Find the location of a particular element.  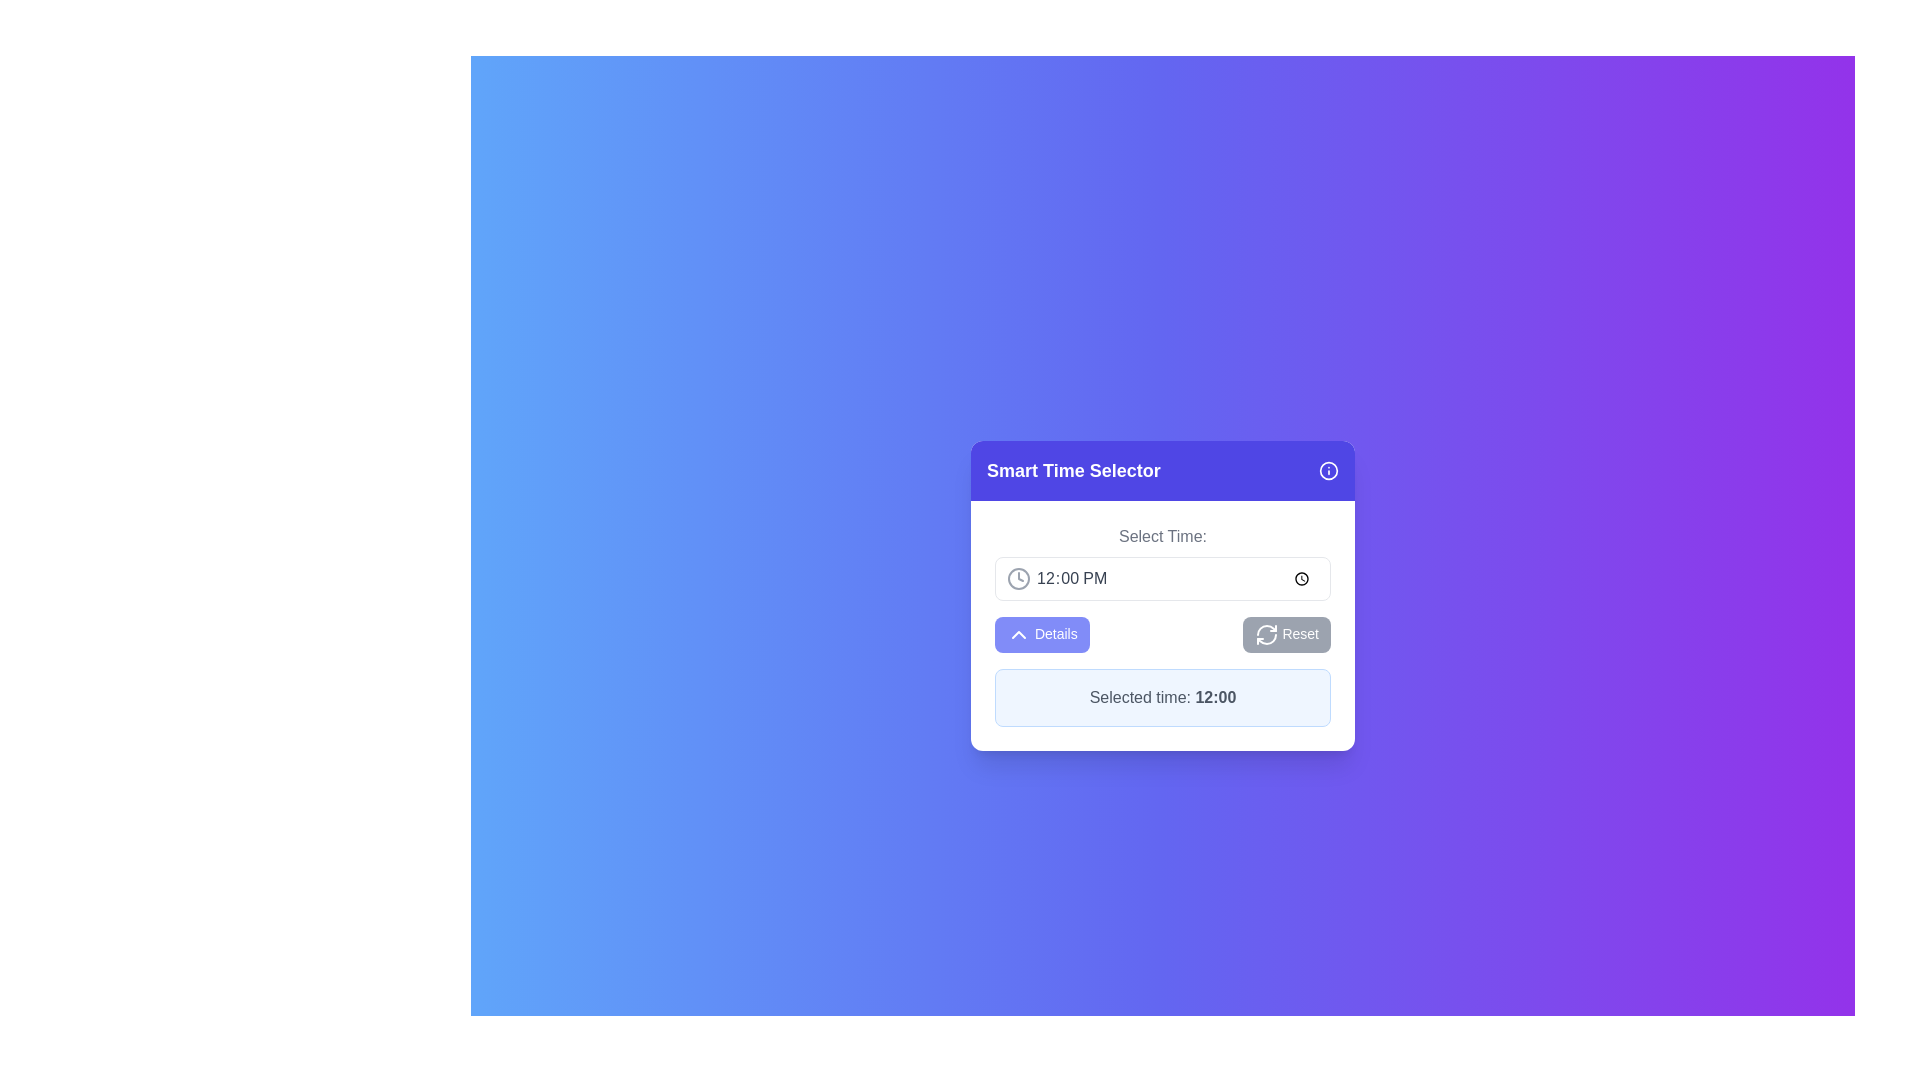

displayed time information from the Informational label box located at the bottom of the interface, beneath the 'Details' and 'Reset' buttons is located at coordinates (1162, 697).